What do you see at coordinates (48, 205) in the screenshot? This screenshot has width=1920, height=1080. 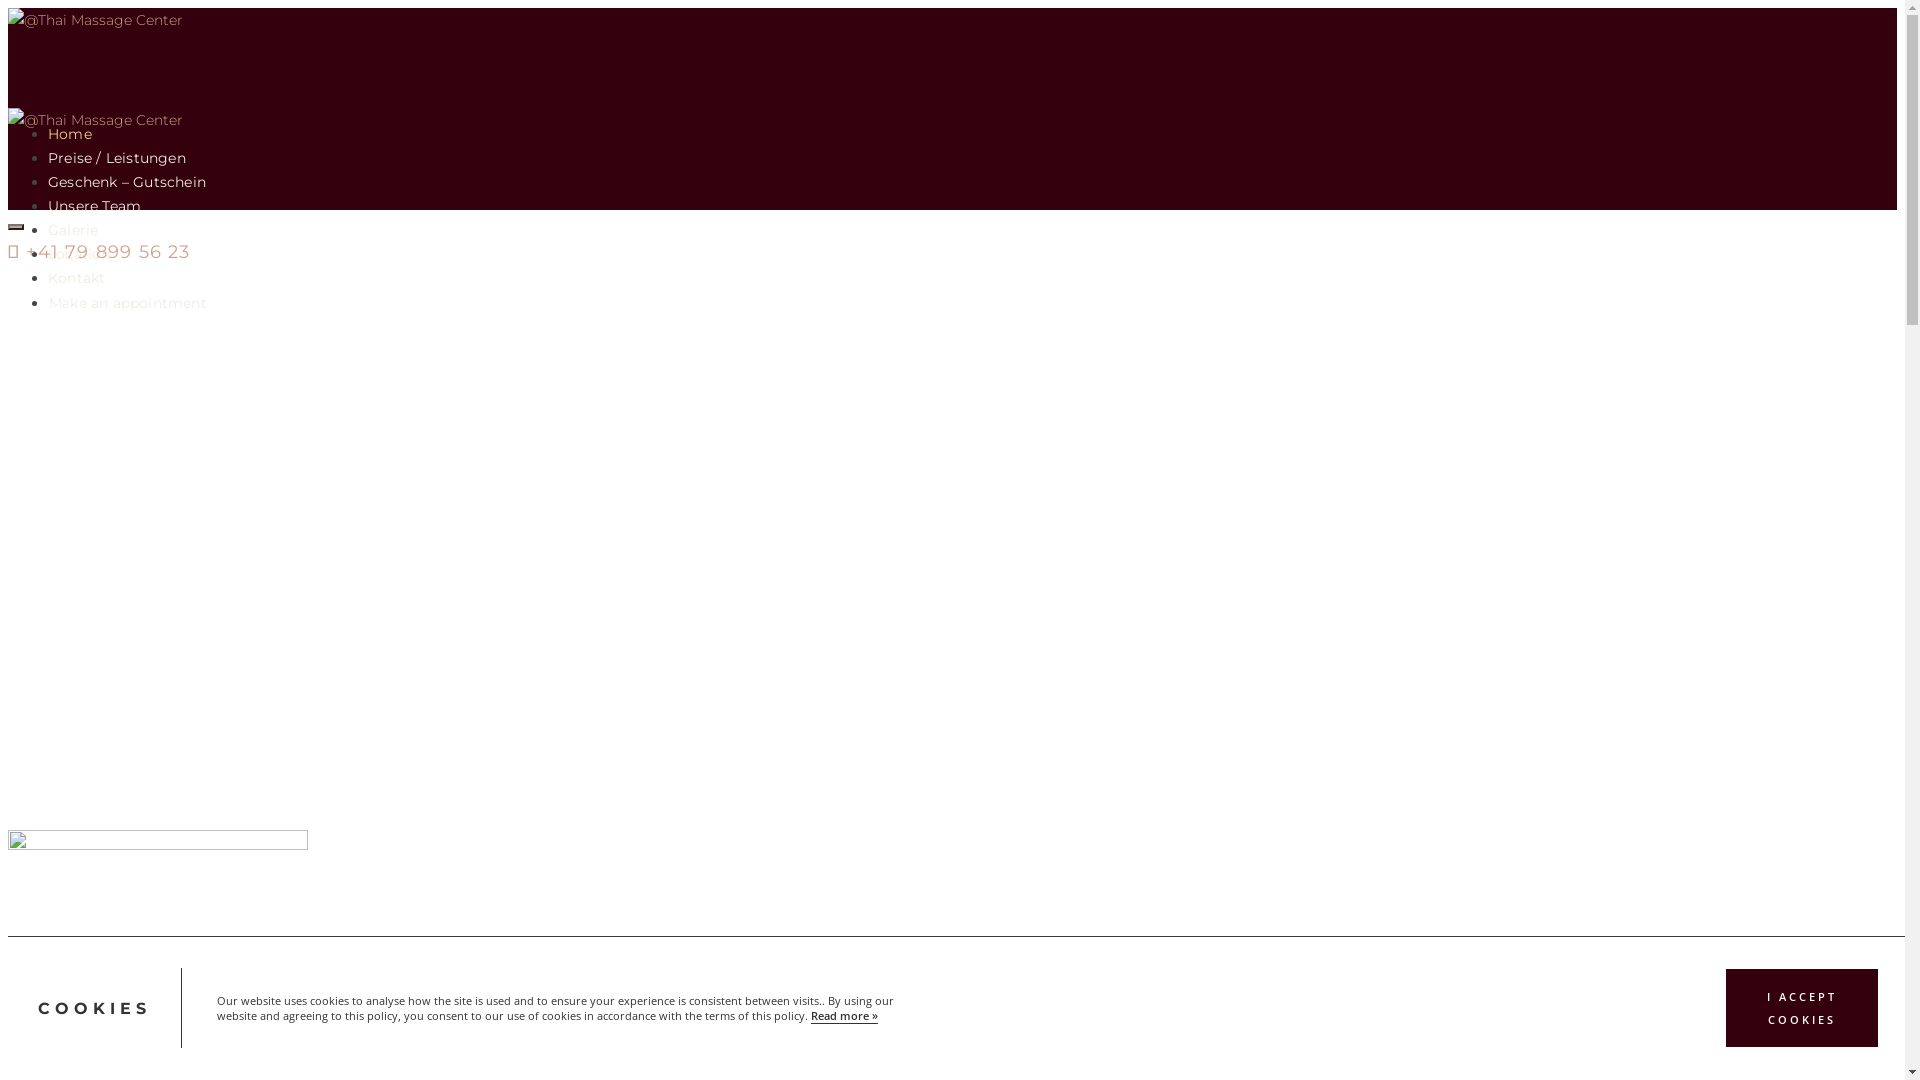 I see `'Unsere Team'` at bounding box center [48, 205].